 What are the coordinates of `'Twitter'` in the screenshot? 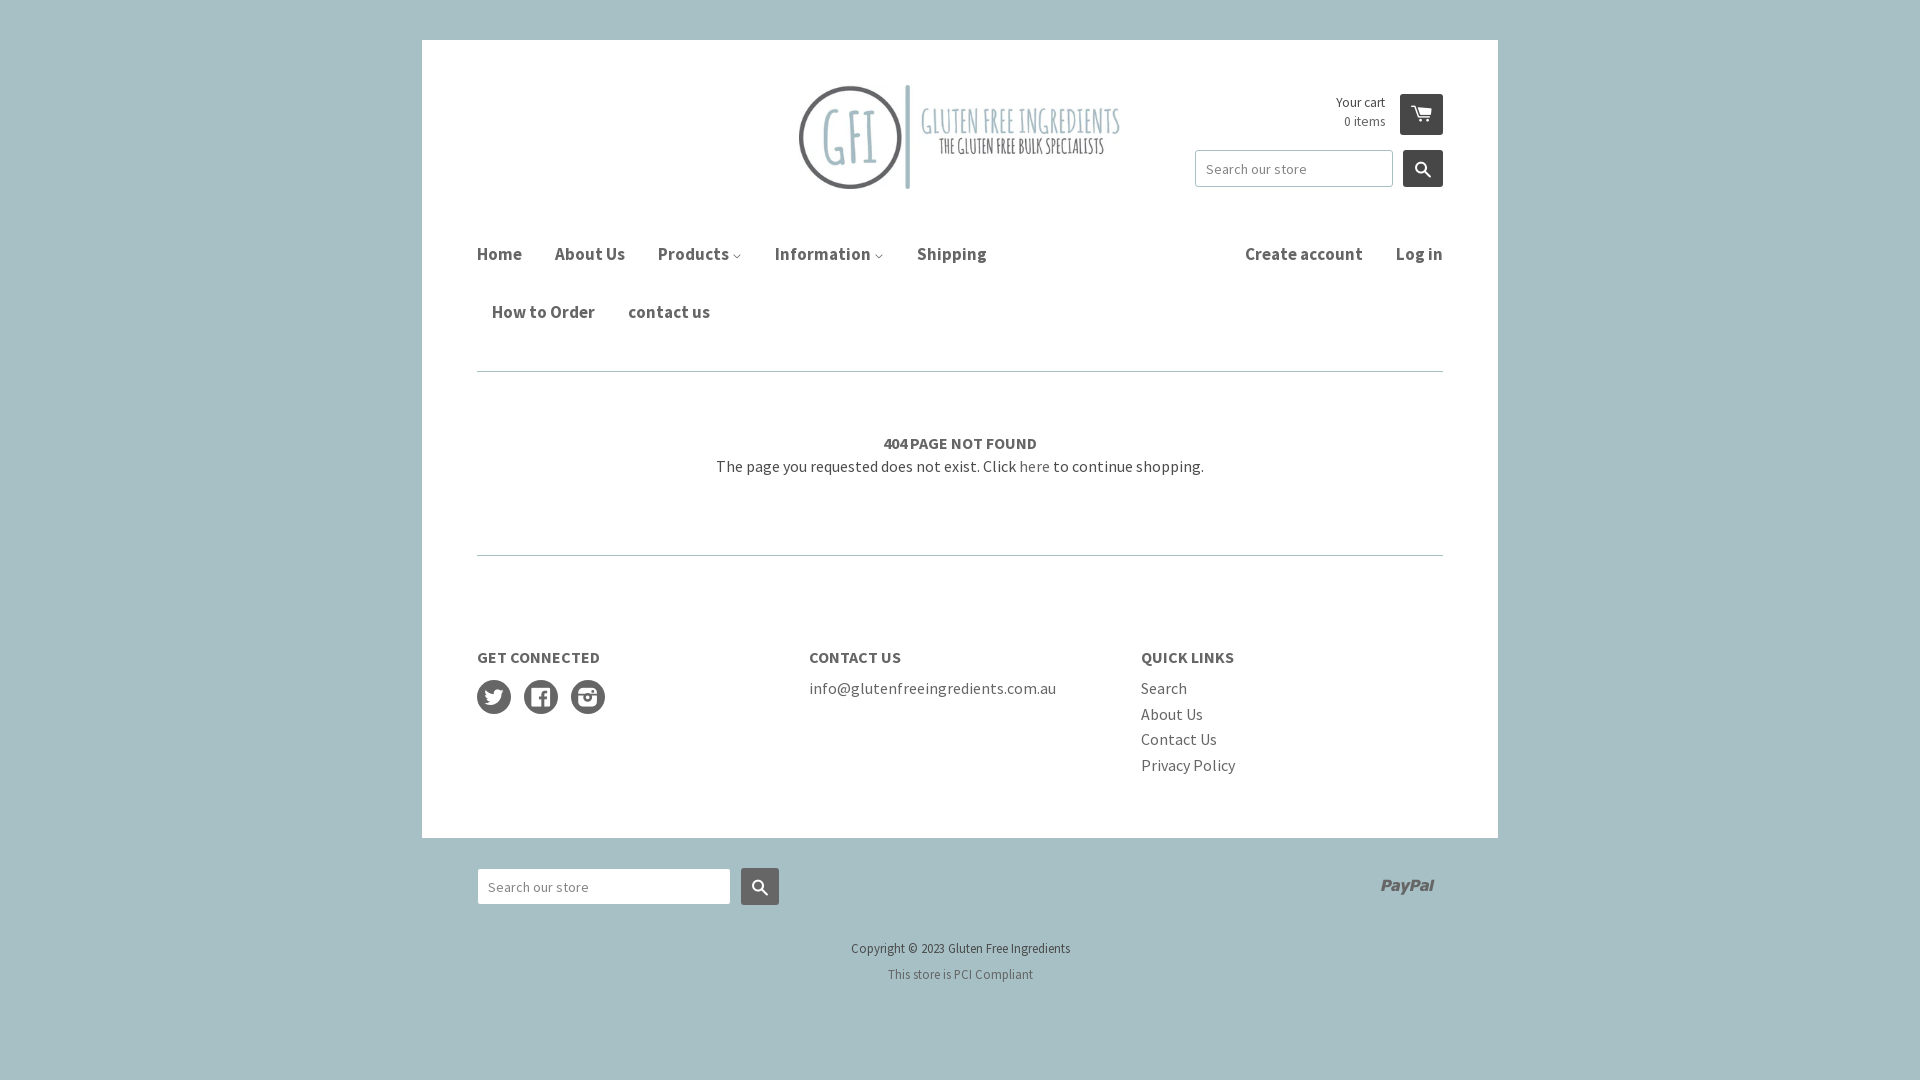 It's located at (494, 697).